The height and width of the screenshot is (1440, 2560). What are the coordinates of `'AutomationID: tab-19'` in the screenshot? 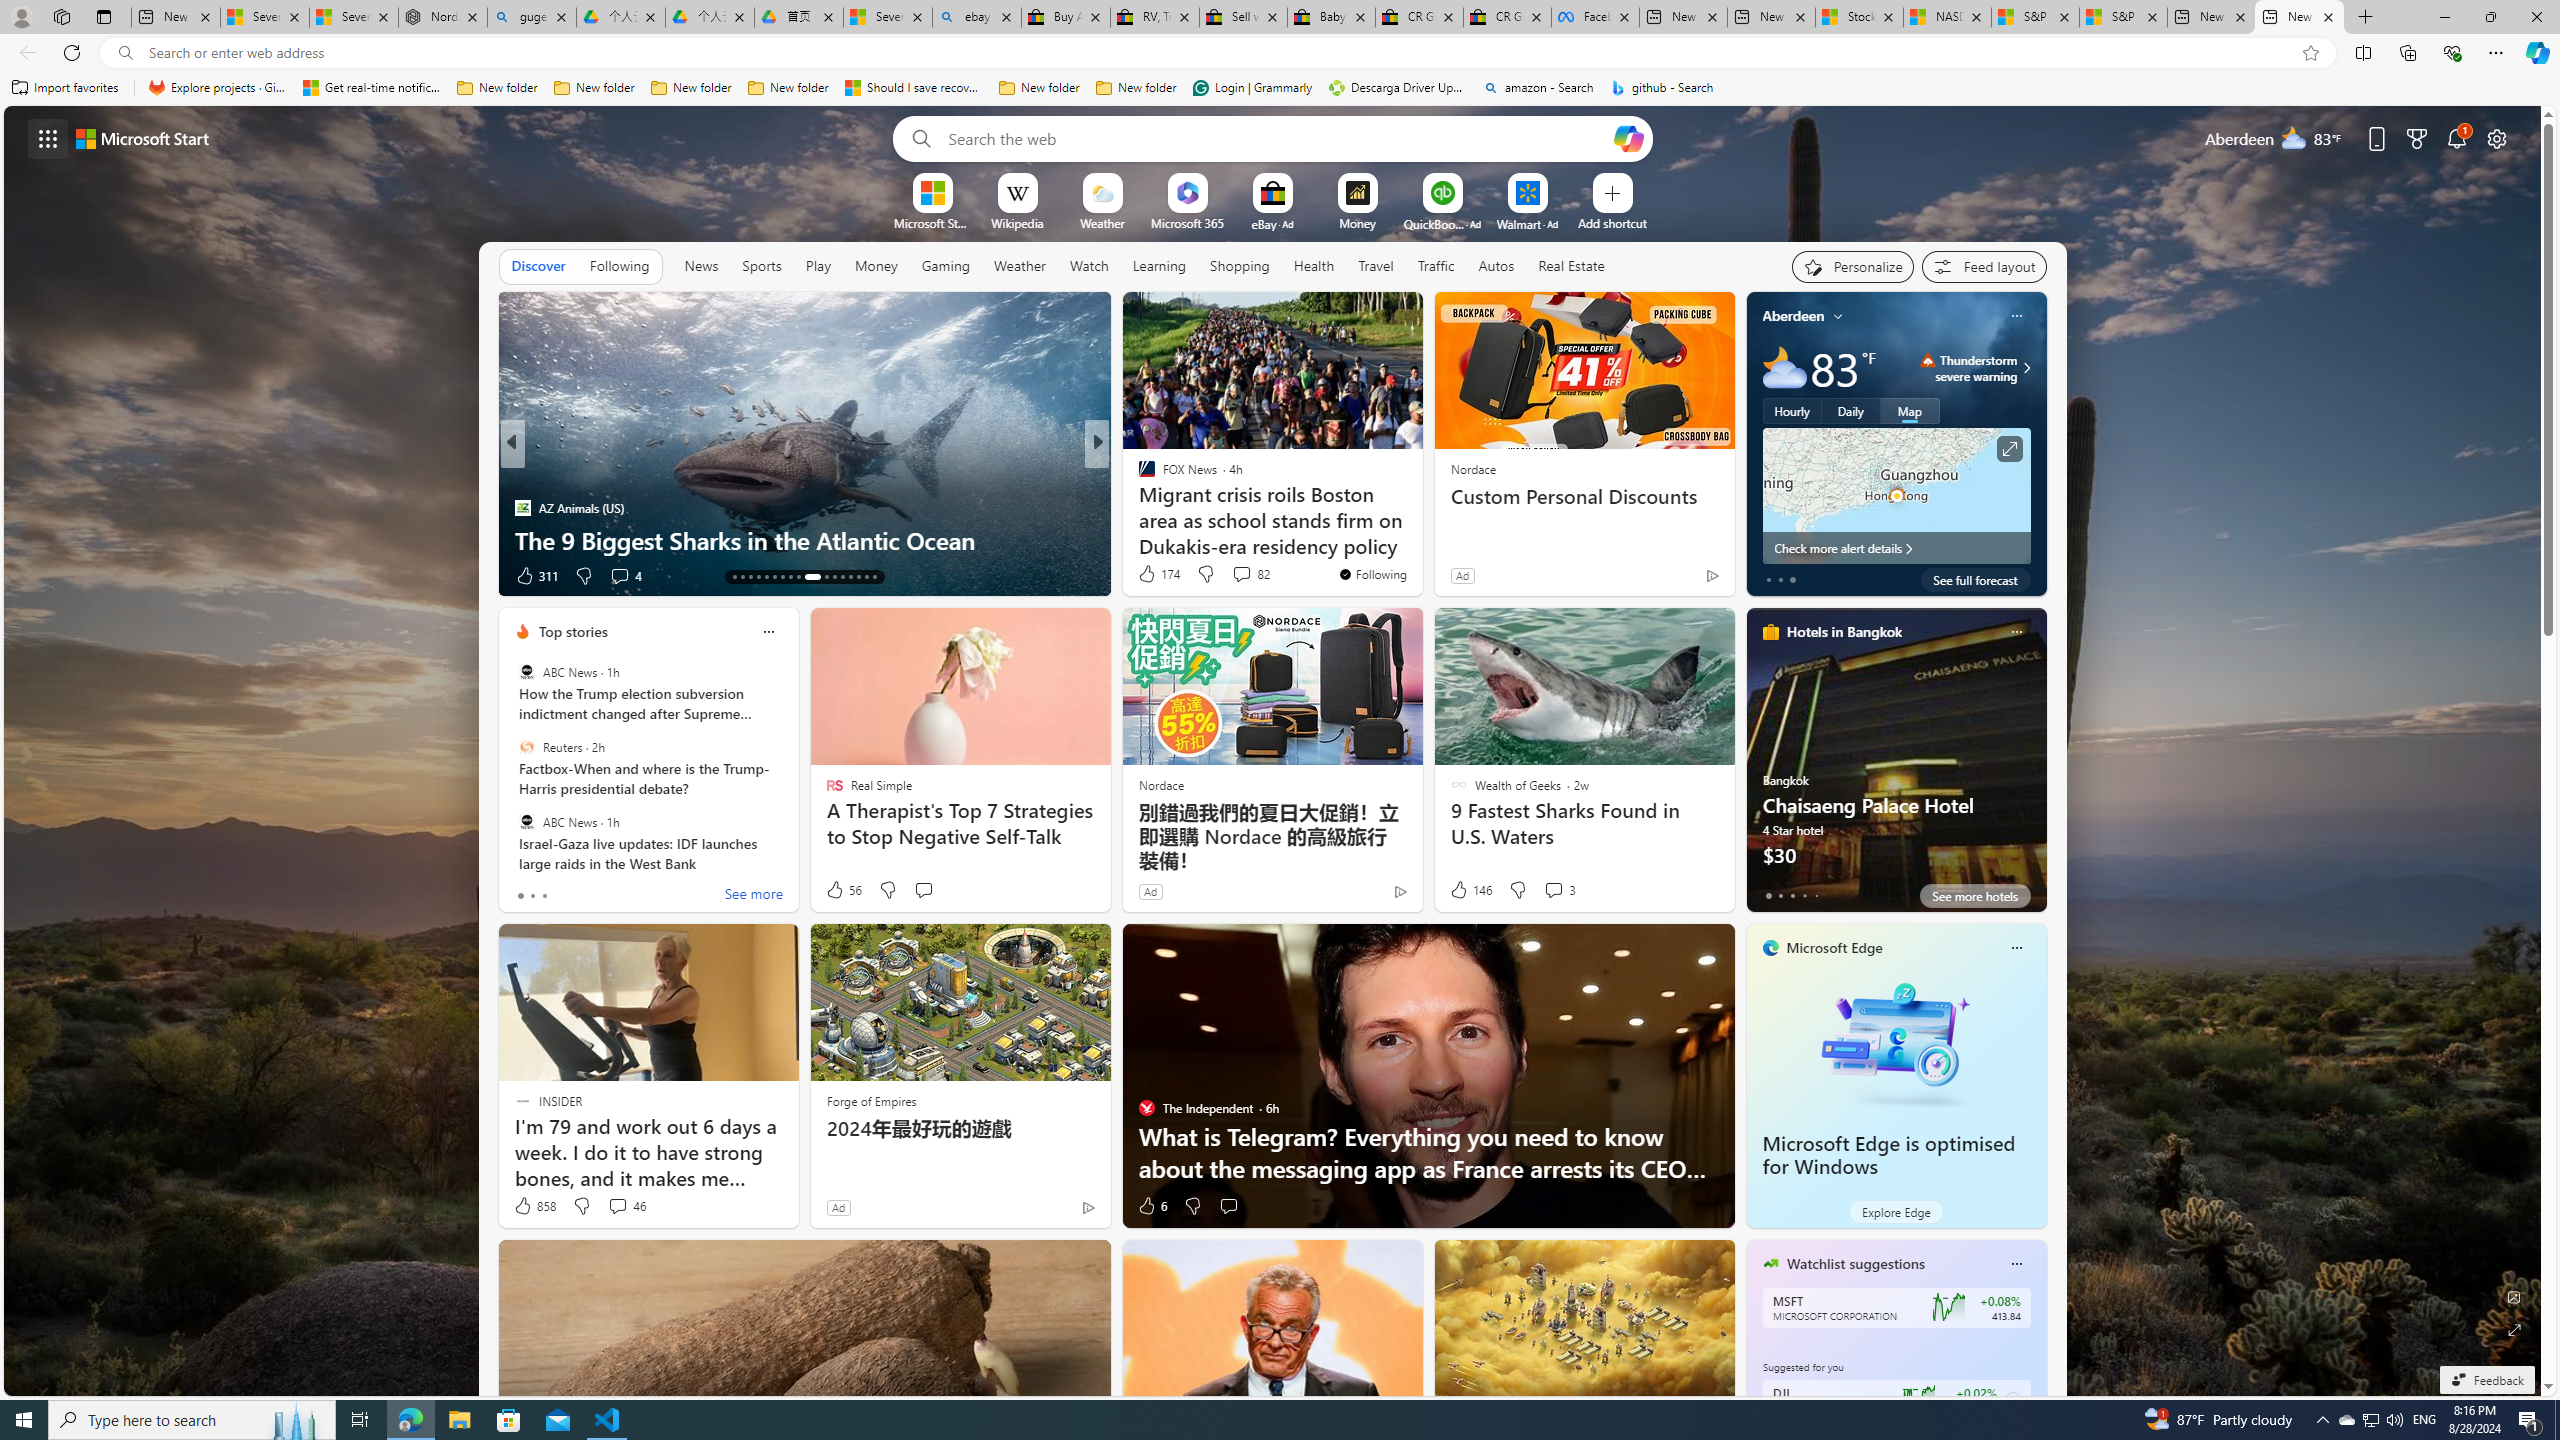 It's located at (782, 577).